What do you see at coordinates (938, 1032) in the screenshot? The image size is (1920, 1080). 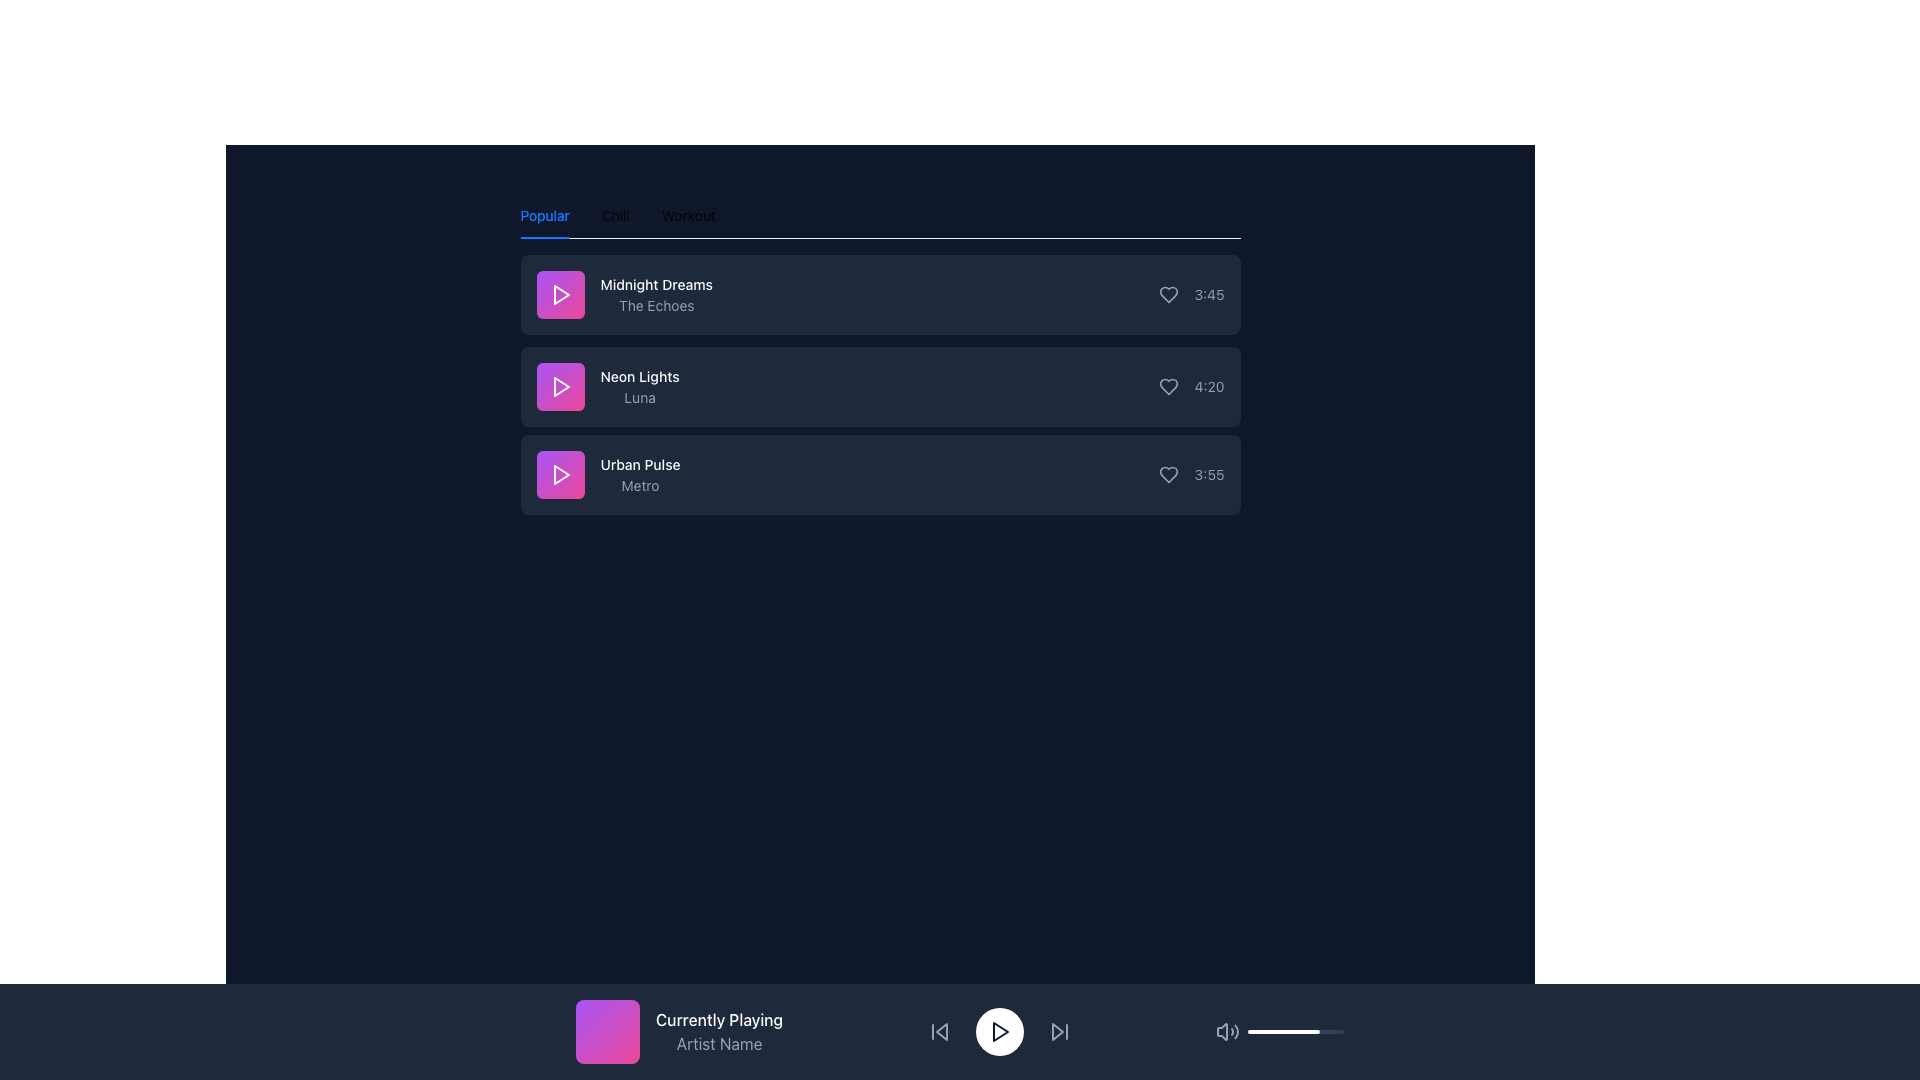 I see `the backward skip button, which is the first button in the playback control cluster, to skip to the previous track` at bounding box center [938, 1032].